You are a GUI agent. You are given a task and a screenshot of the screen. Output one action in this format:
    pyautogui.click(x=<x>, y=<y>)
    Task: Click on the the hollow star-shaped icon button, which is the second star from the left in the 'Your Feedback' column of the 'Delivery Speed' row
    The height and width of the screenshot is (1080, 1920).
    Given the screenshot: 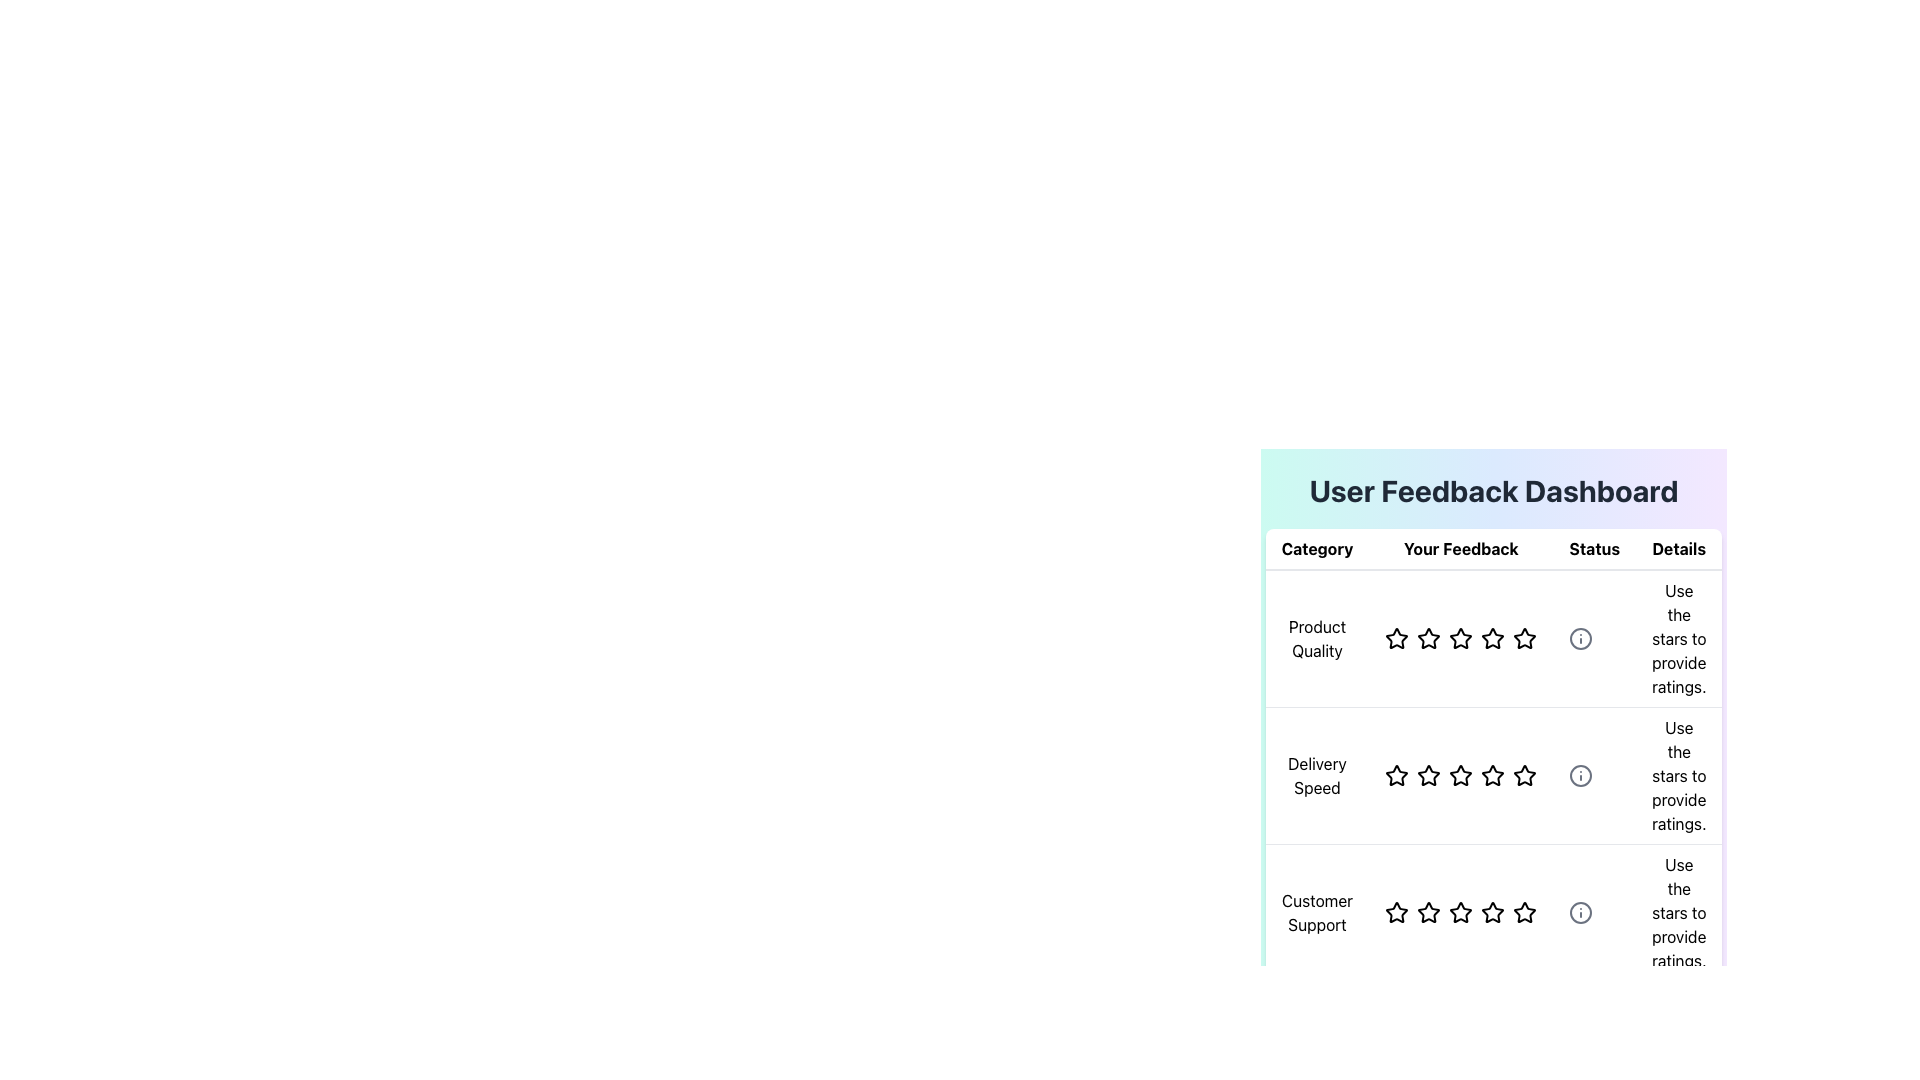 What is the action you would take?
    pyautogui.click(x=1428, y=774)
    